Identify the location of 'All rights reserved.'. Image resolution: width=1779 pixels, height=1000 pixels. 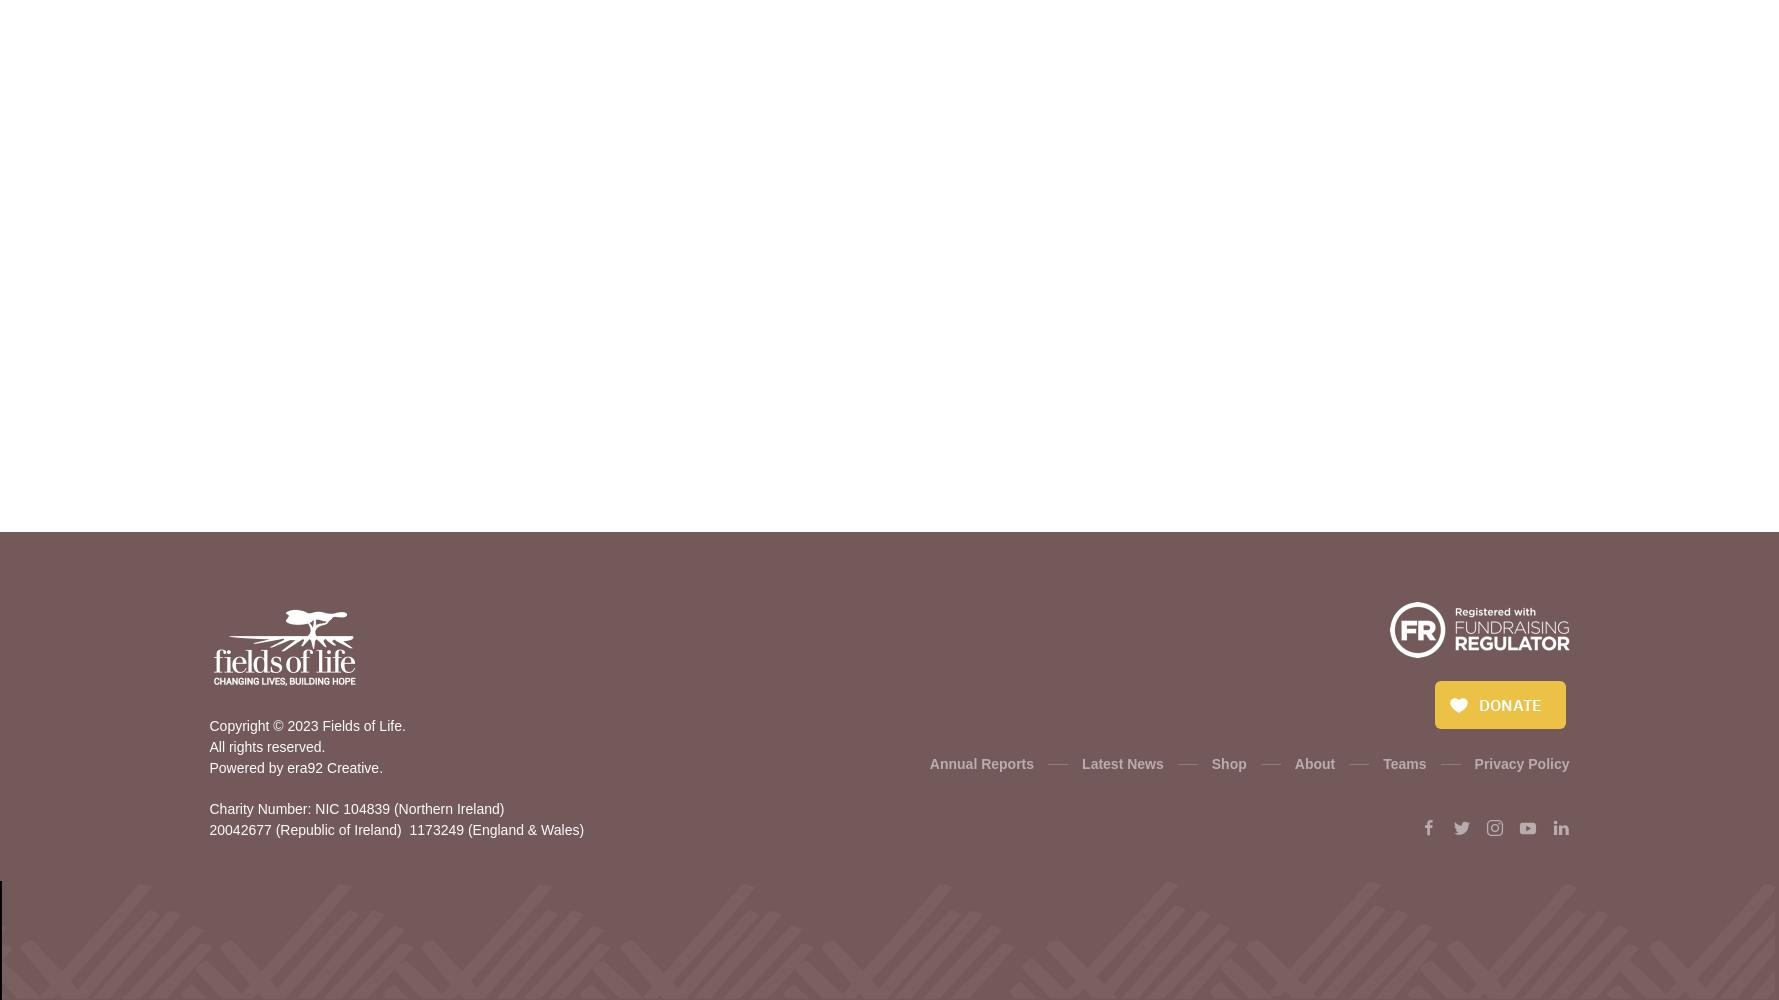
(266, 746).